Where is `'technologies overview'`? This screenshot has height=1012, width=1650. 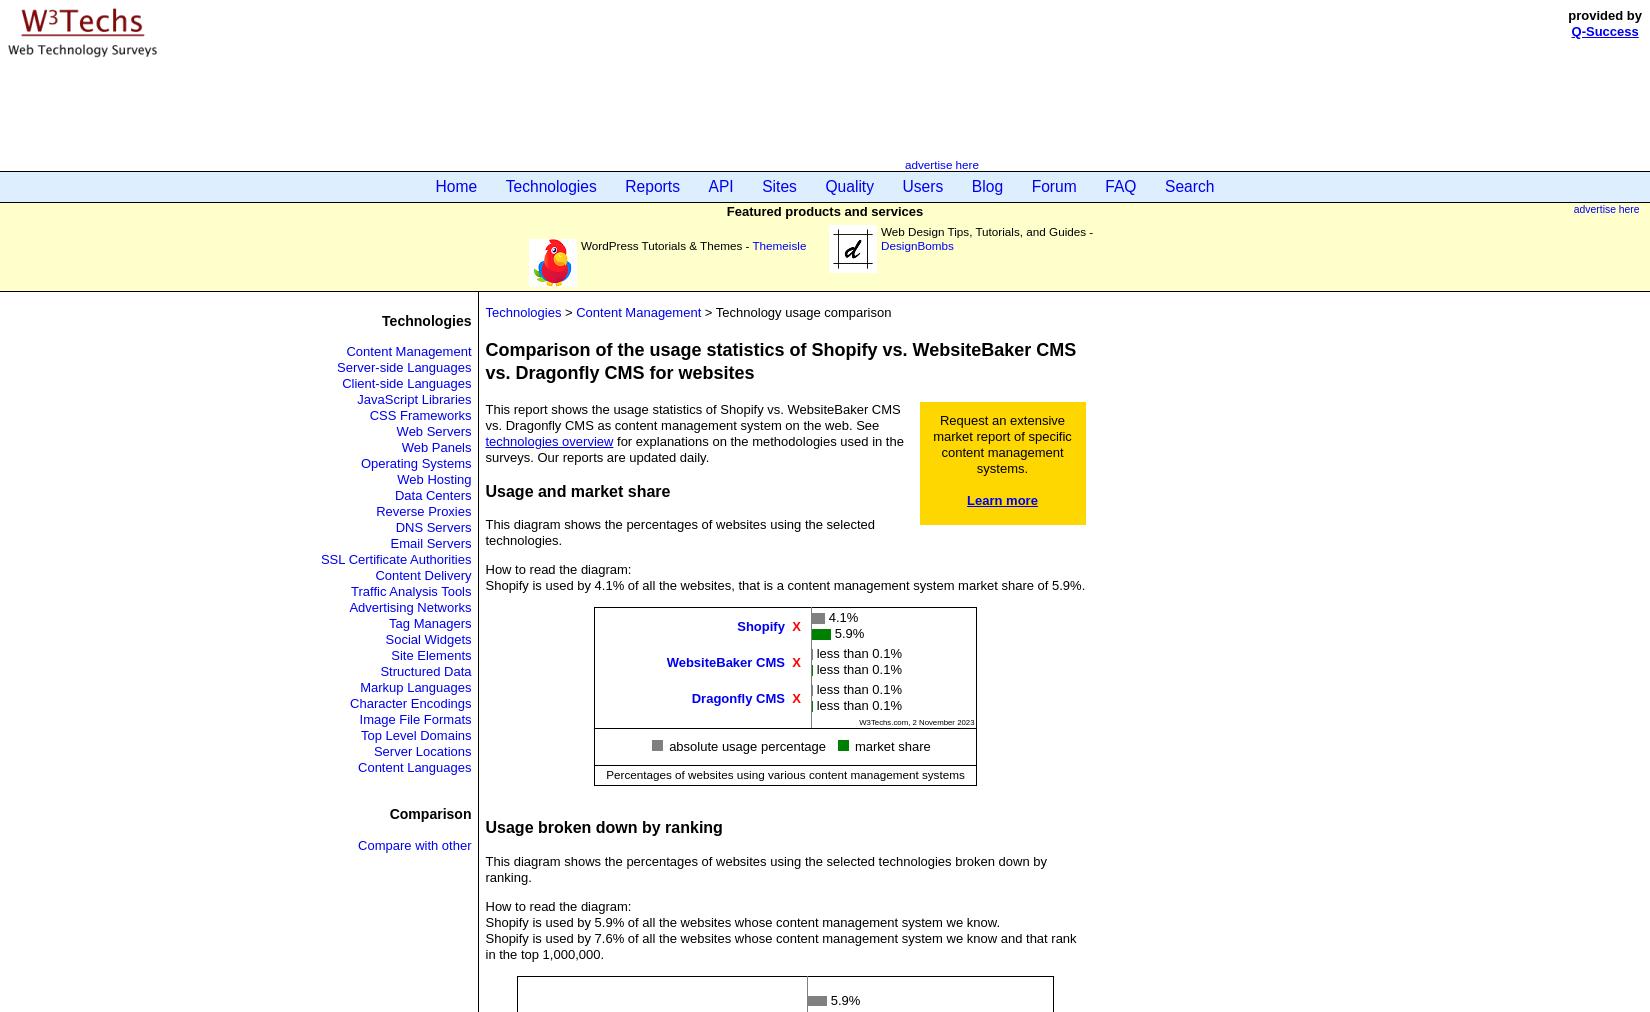 'technologies overview' is located at coordinates (547, 440).